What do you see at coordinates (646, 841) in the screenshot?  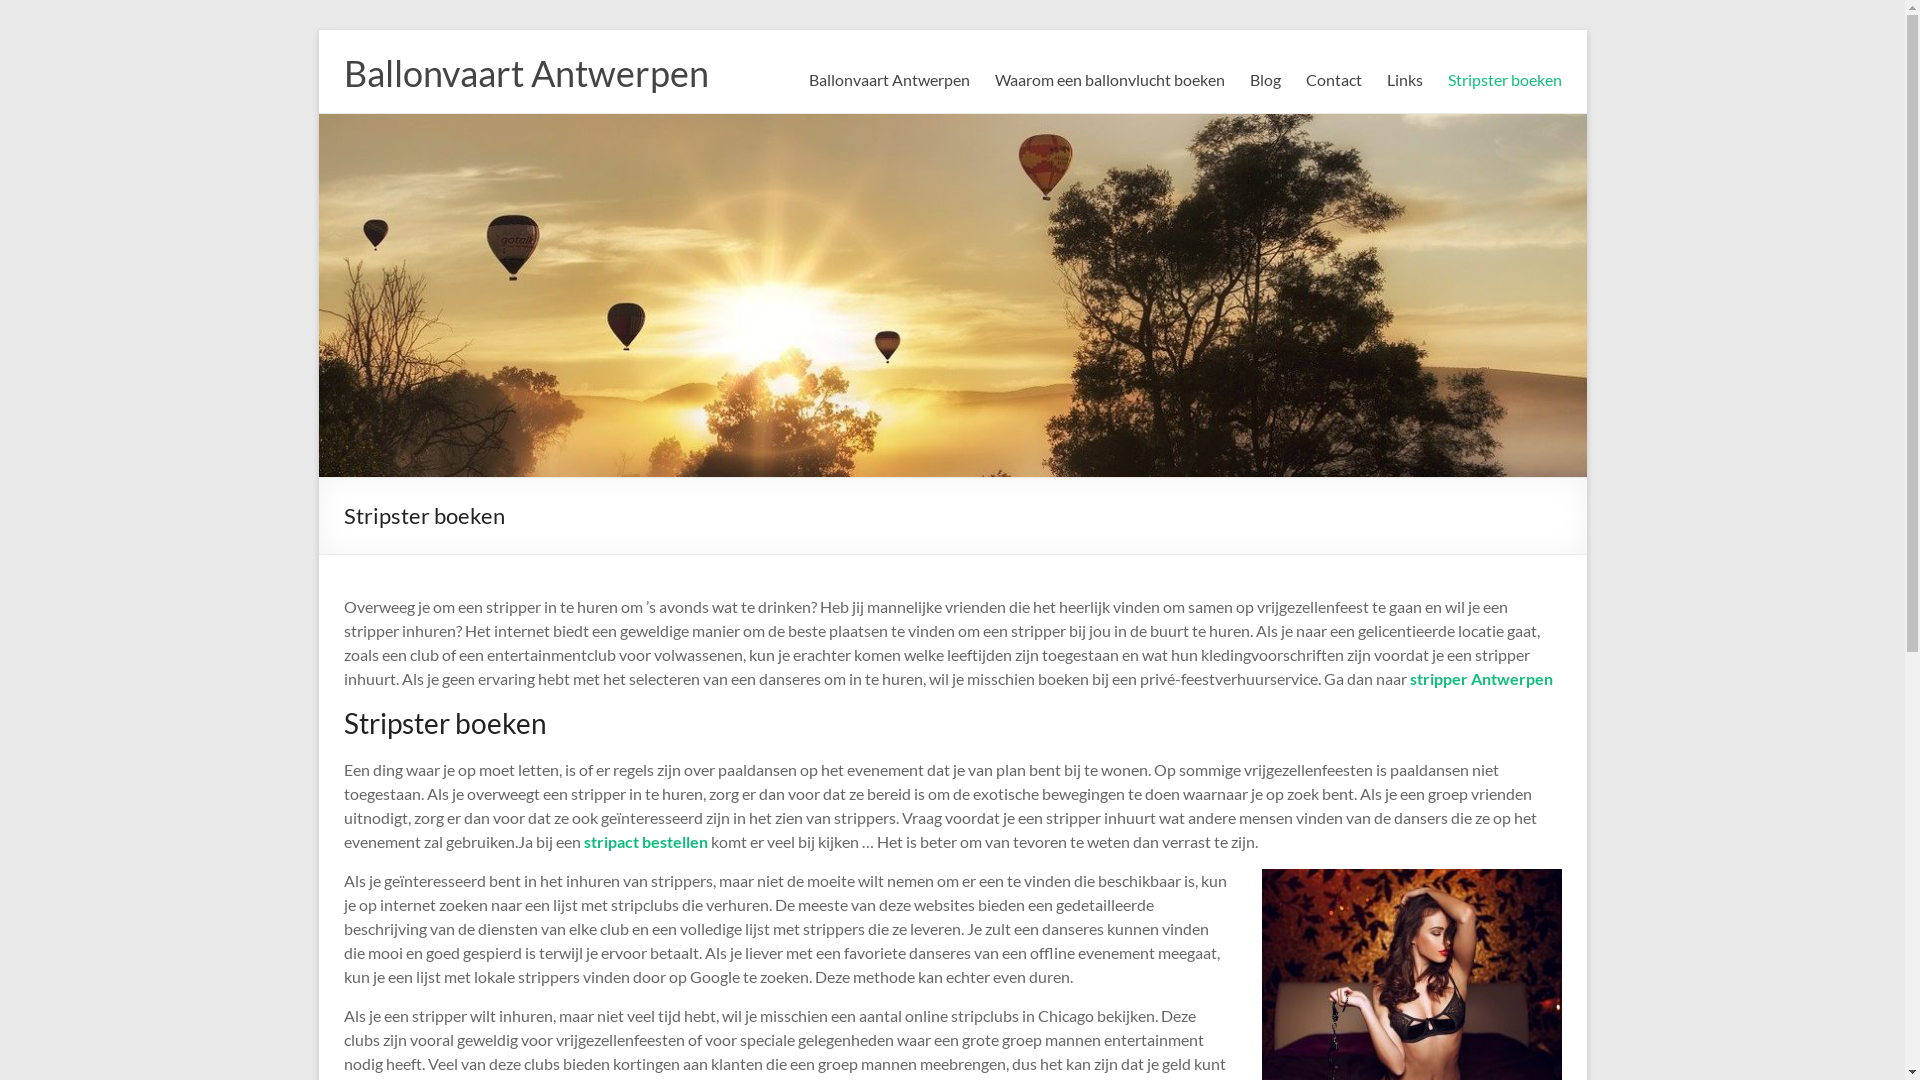 I see `'stripact bestellen'` at bounding box center [646, 841].